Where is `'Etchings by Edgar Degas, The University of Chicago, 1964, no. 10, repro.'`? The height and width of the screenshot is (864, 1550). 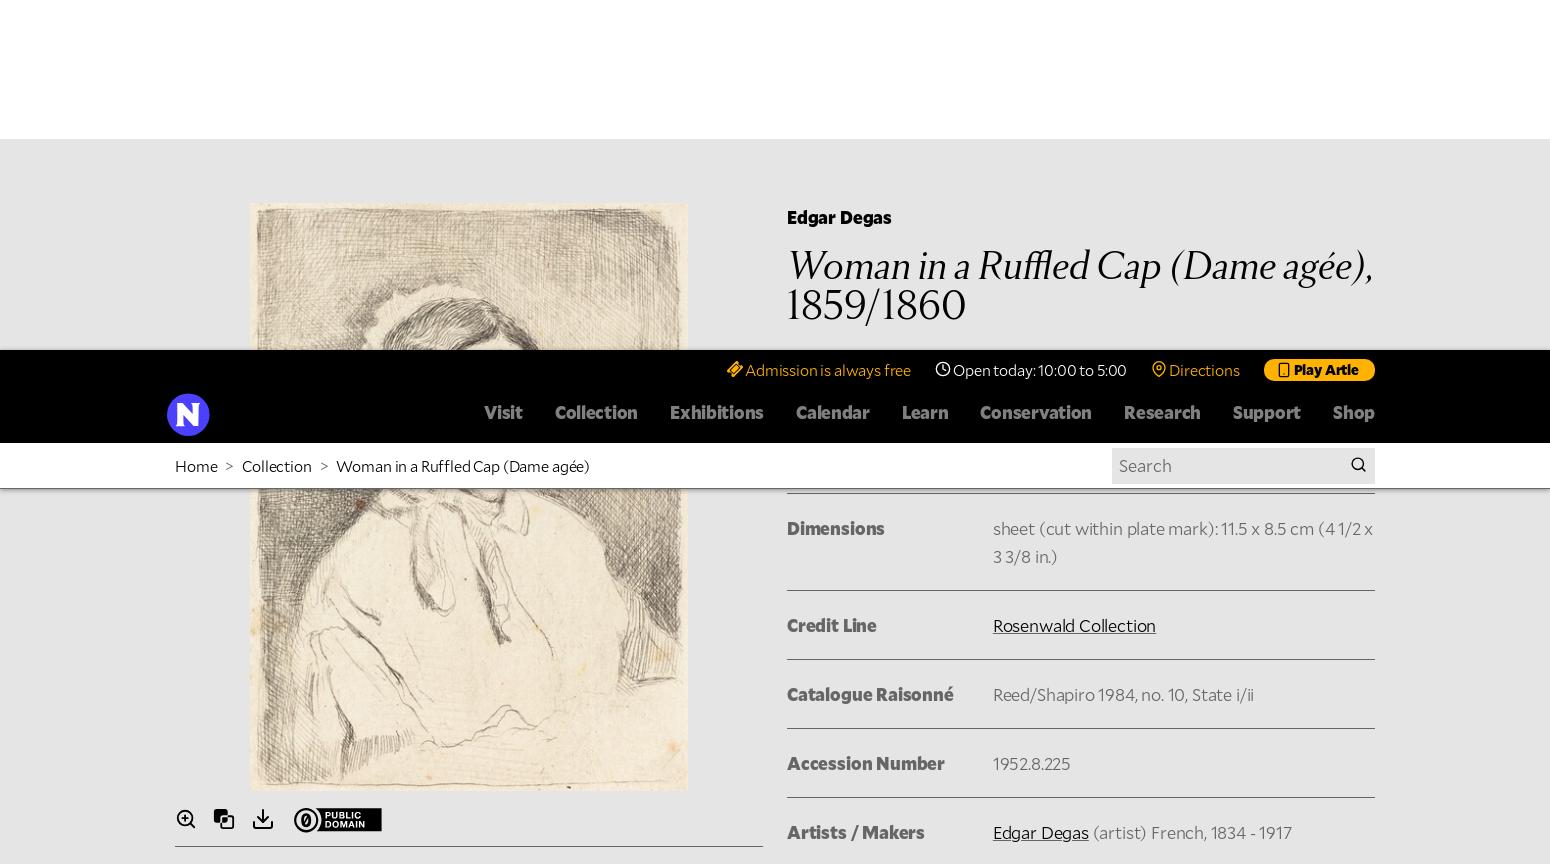
'Etchings by Edgar Degas, The University of Chicago, 1964, no. 10, repro.' is located at coordinates (752, 603).